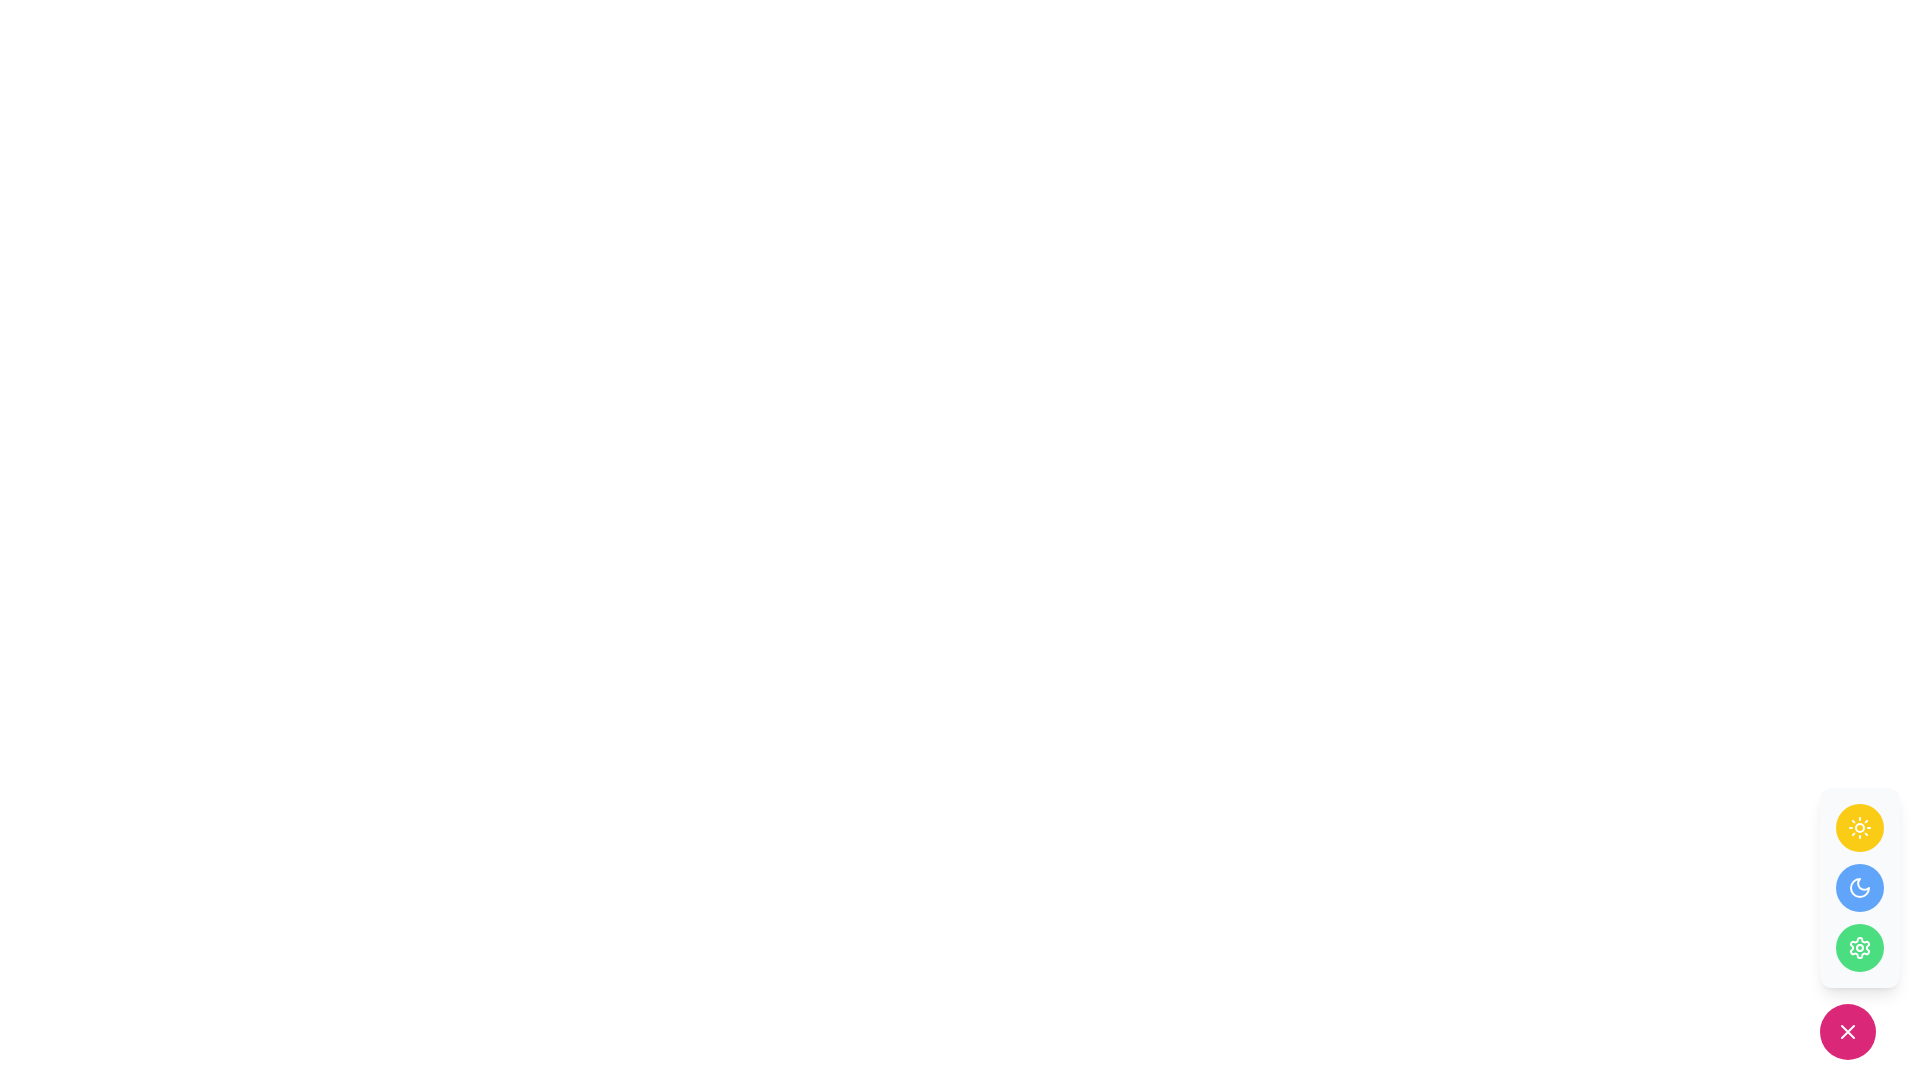  I want to click on the circular icon button with a blue background and a white crescent moon icon, so click(1859, 886).